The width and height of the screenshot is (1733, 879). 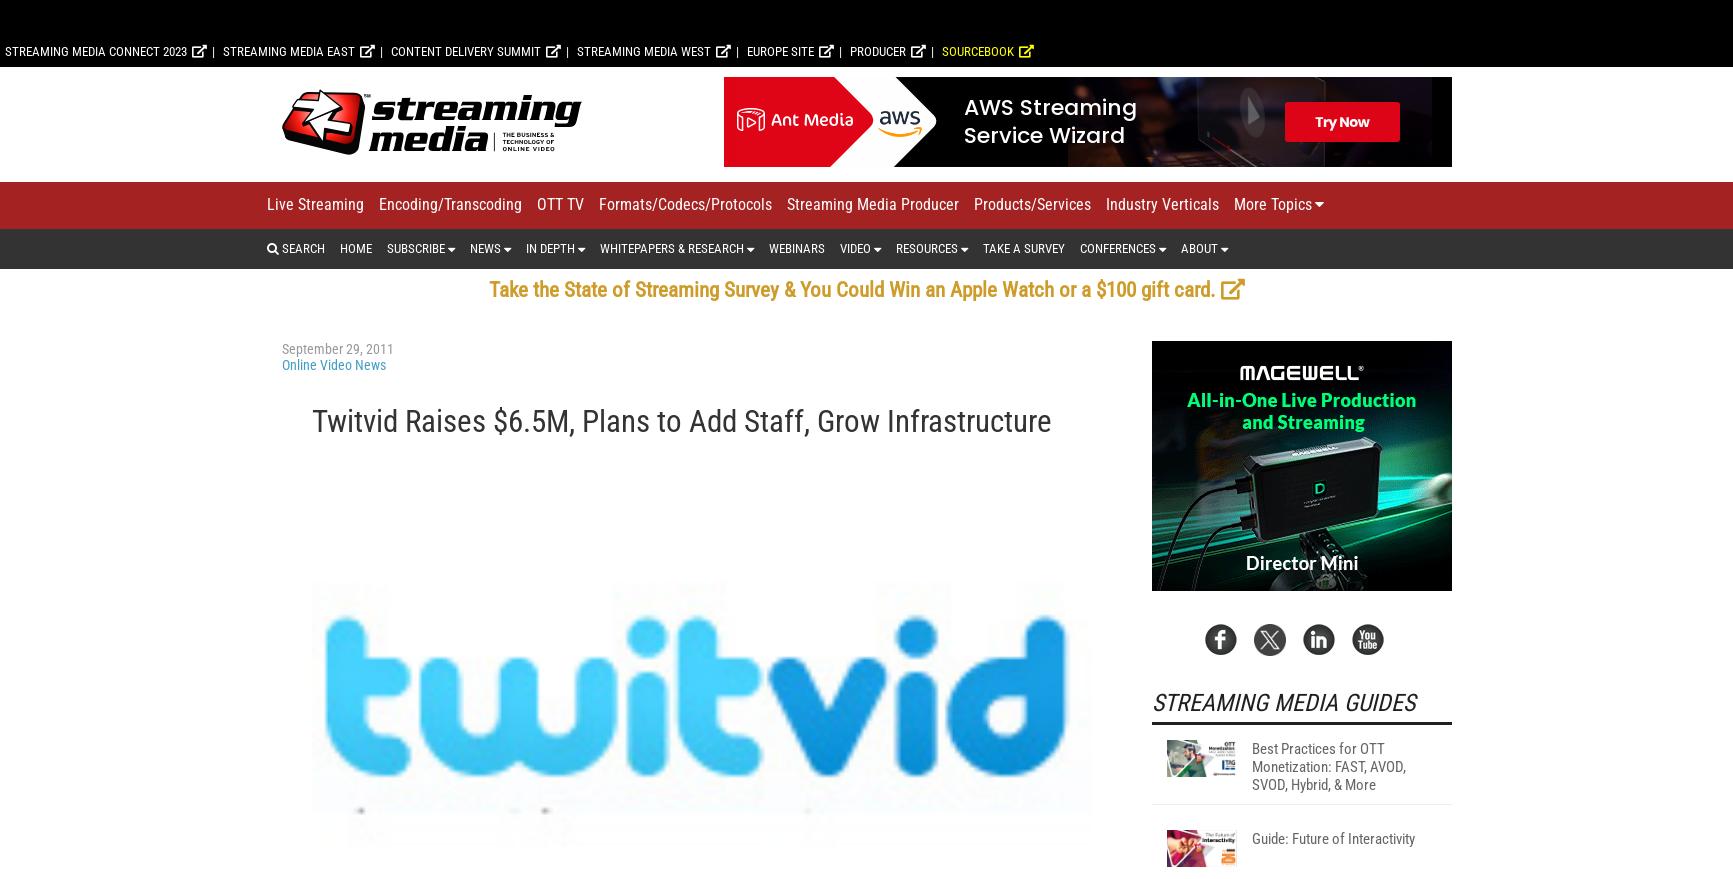 I want to click on 'Take the State of Streaming Survey & You Could Win an Apple Watch or a $100 gift card.', so click(x=851, y=552).